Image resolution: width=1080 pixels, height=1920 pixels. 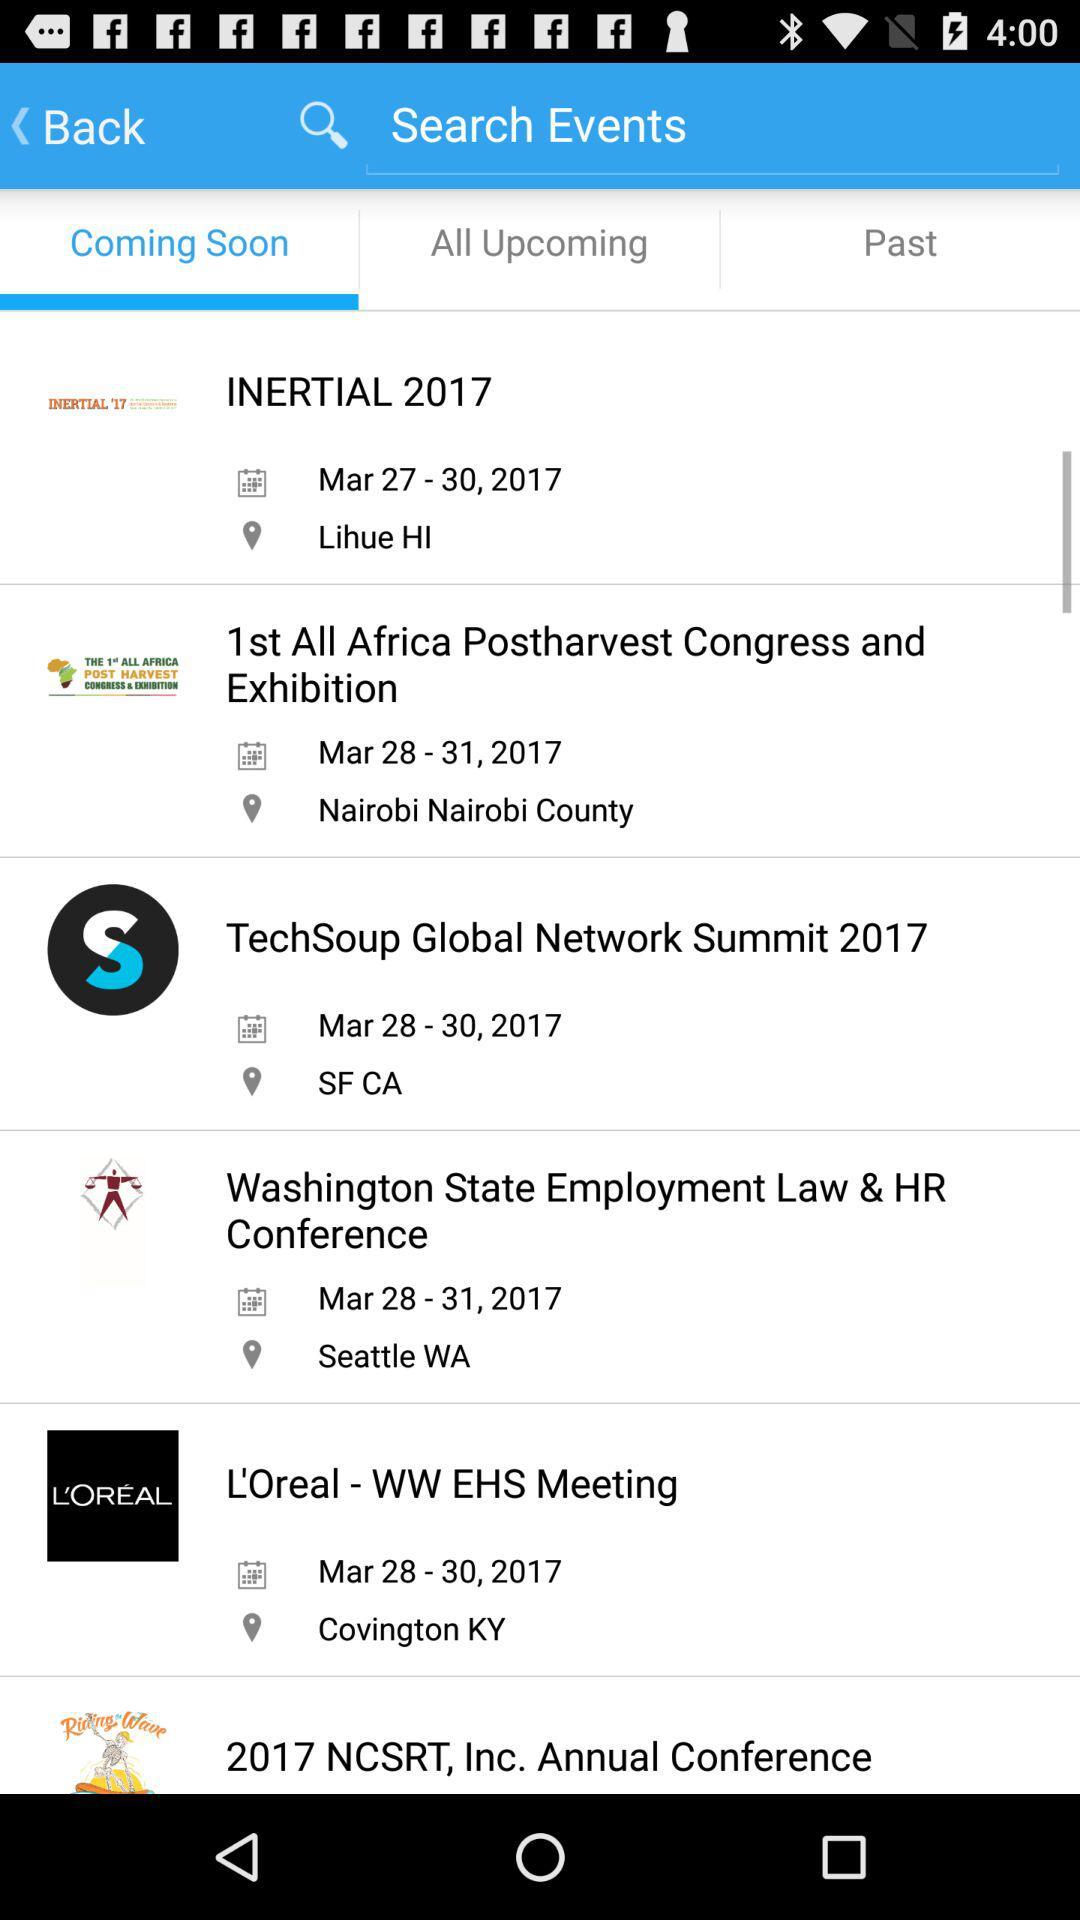 What do you see at coordinates (711, 122) in the screenshot?
I see `find more events` at bounding box center [711, 122].